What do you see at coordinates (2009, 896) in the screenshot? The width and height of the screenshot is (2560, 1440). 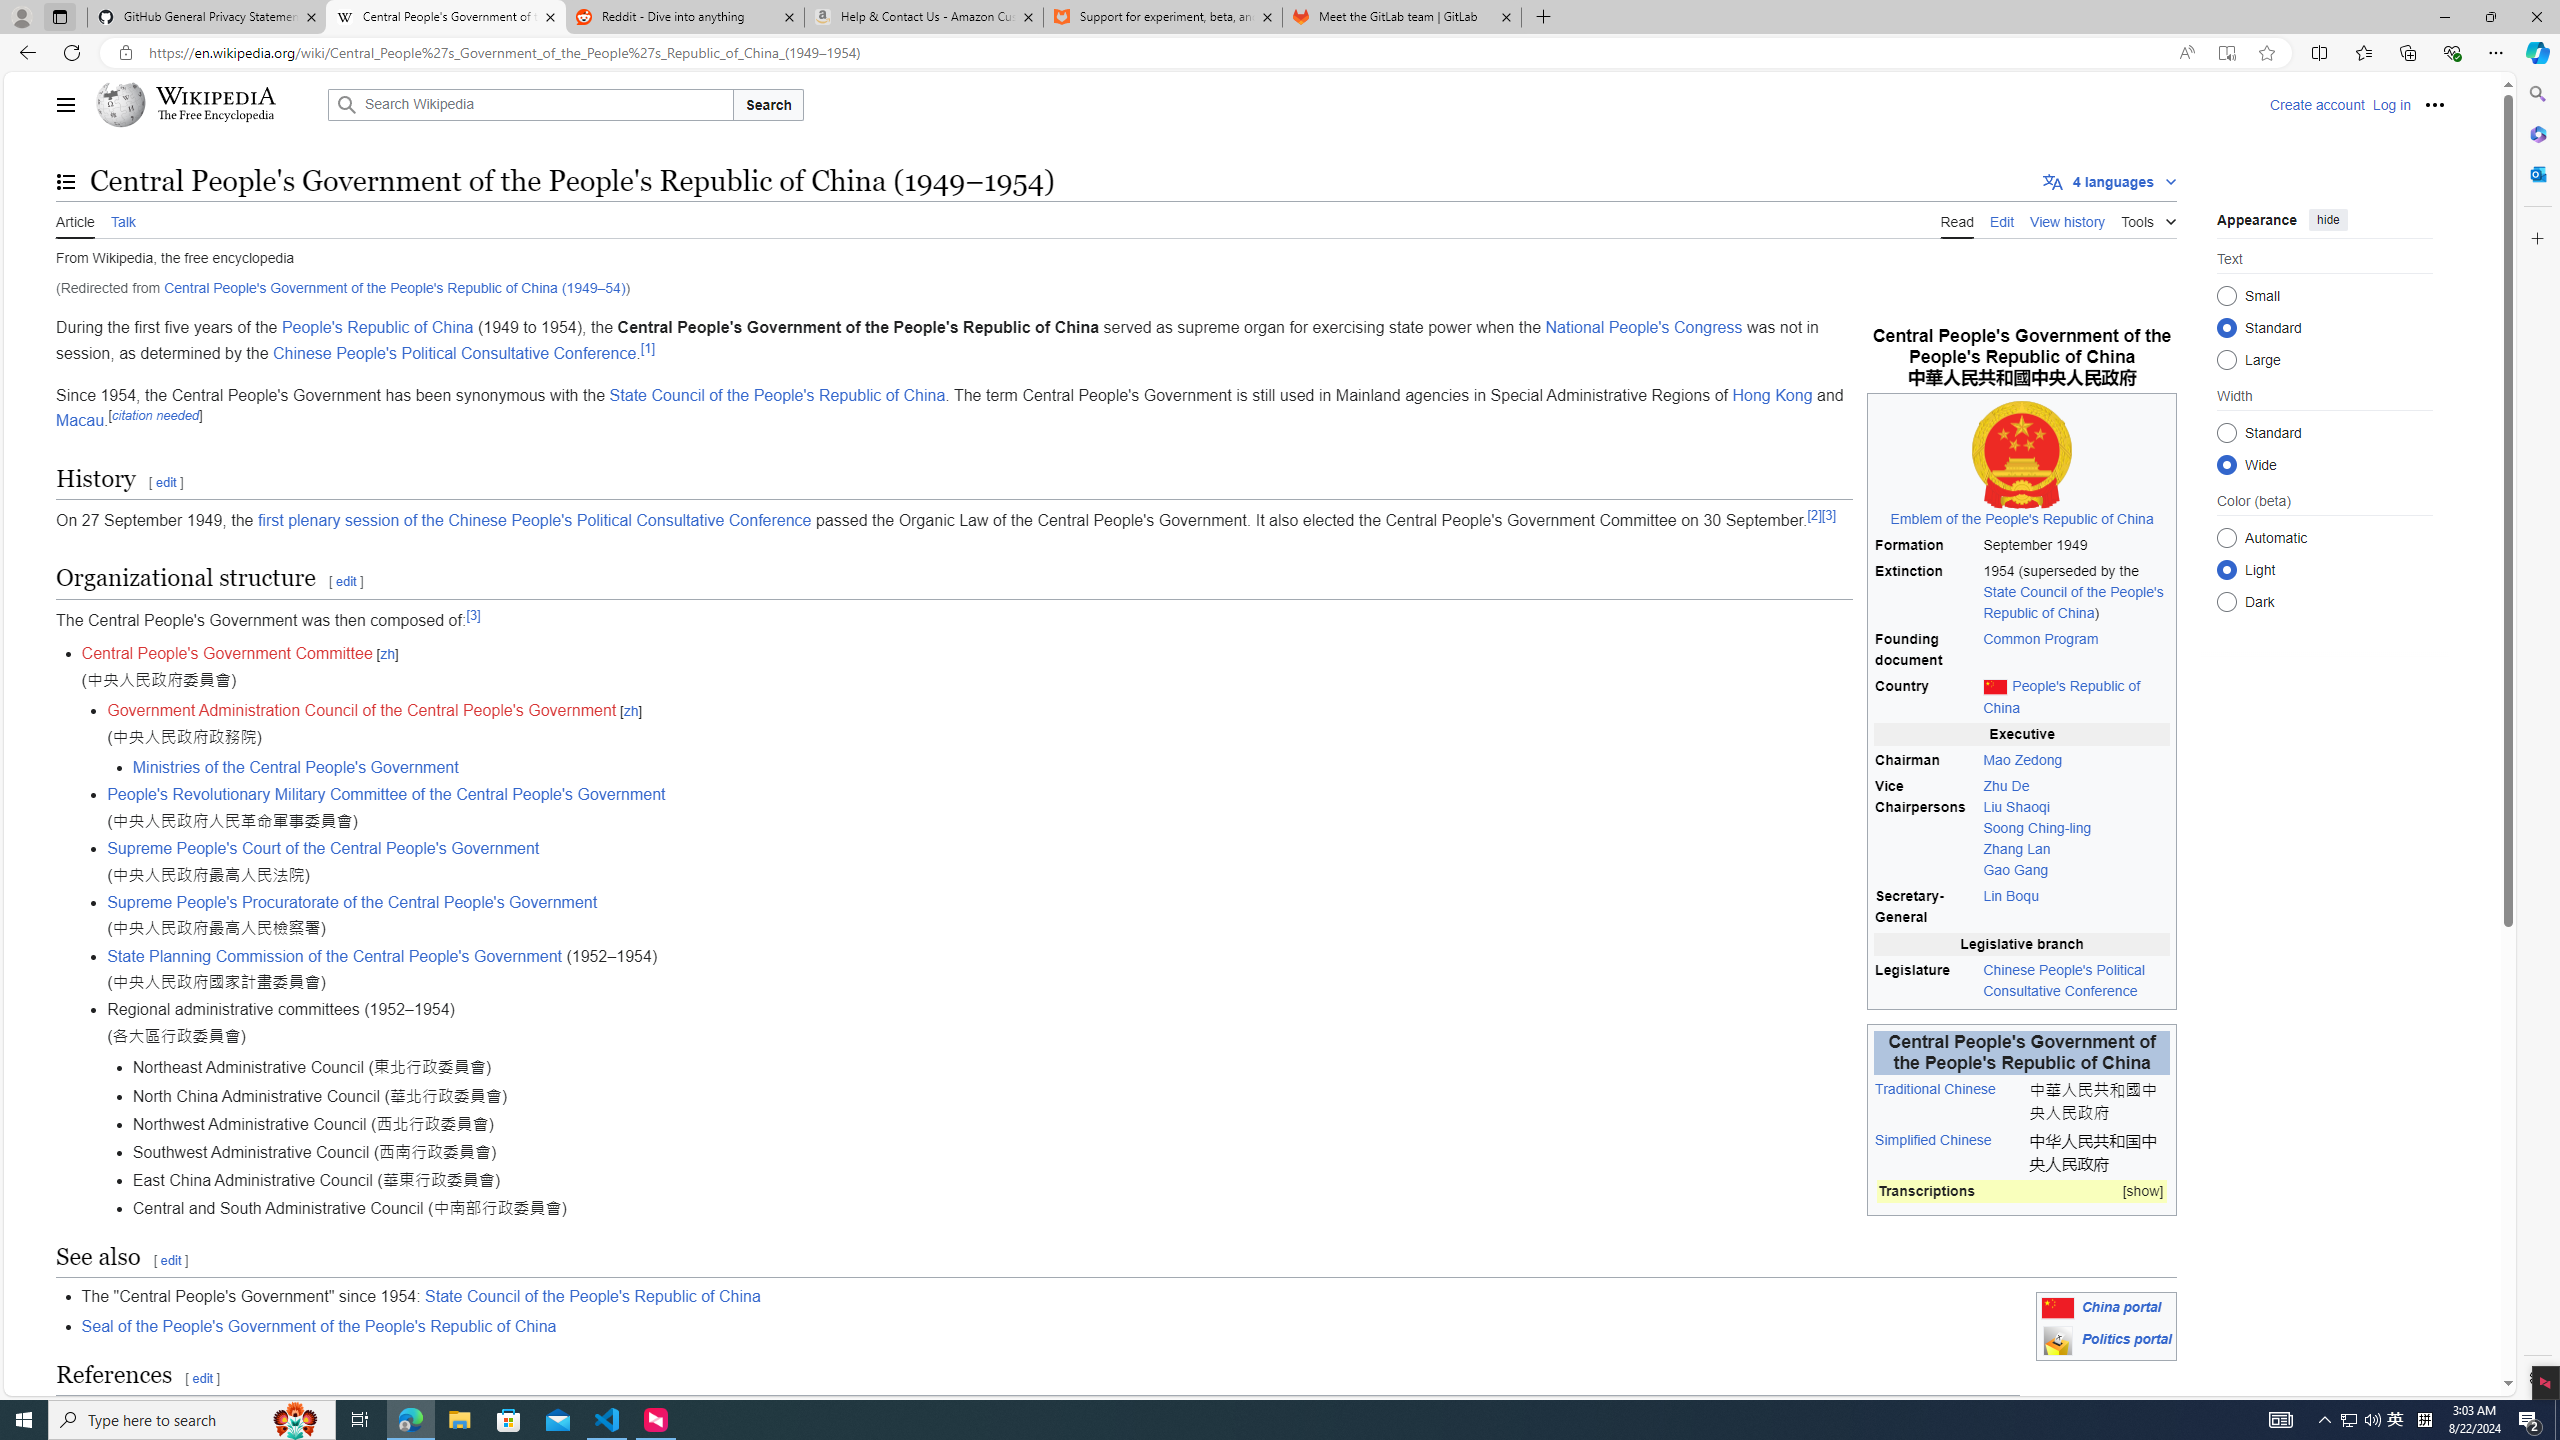 I see `'Lin Boqu'` at bounding box center [2009, 896].